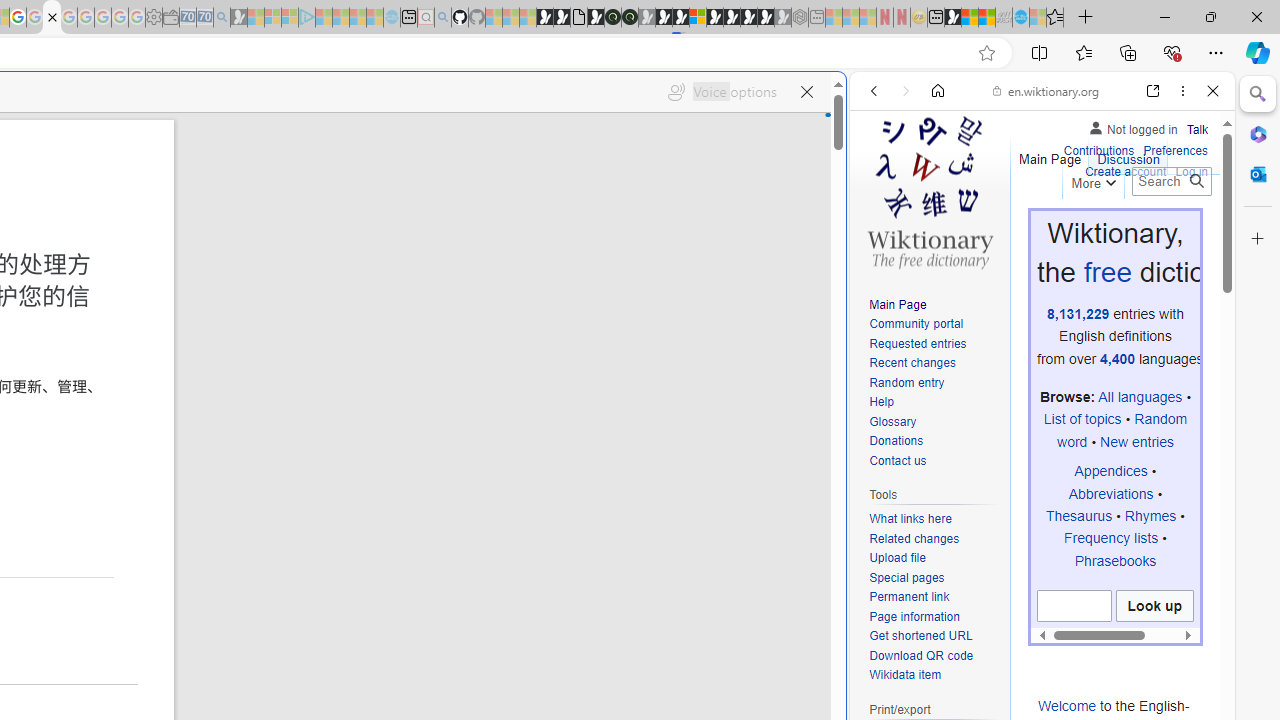 The width and height of the screenshot is (1280, 720). I want to click on 'Wikidata item', so click(934, 675).